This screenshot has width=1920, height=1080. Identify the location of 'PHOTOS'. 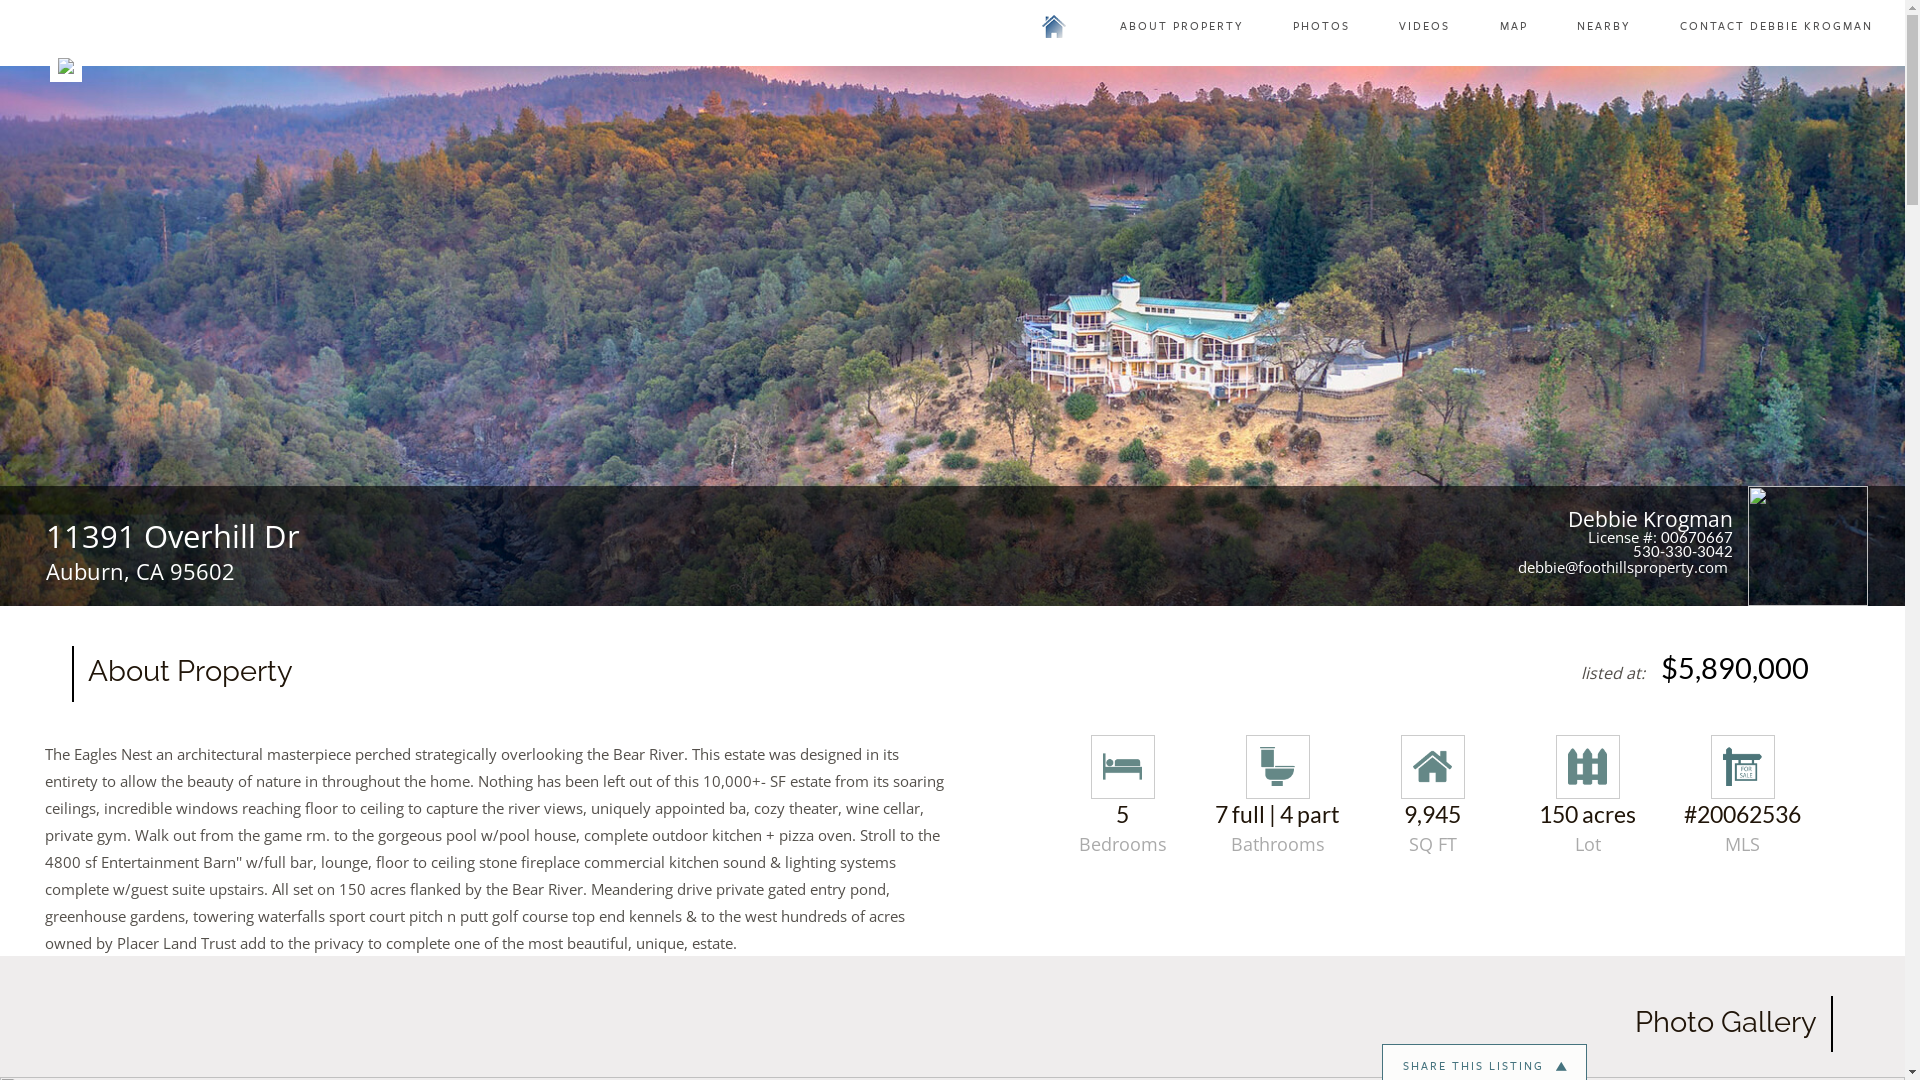
(1321, 26).